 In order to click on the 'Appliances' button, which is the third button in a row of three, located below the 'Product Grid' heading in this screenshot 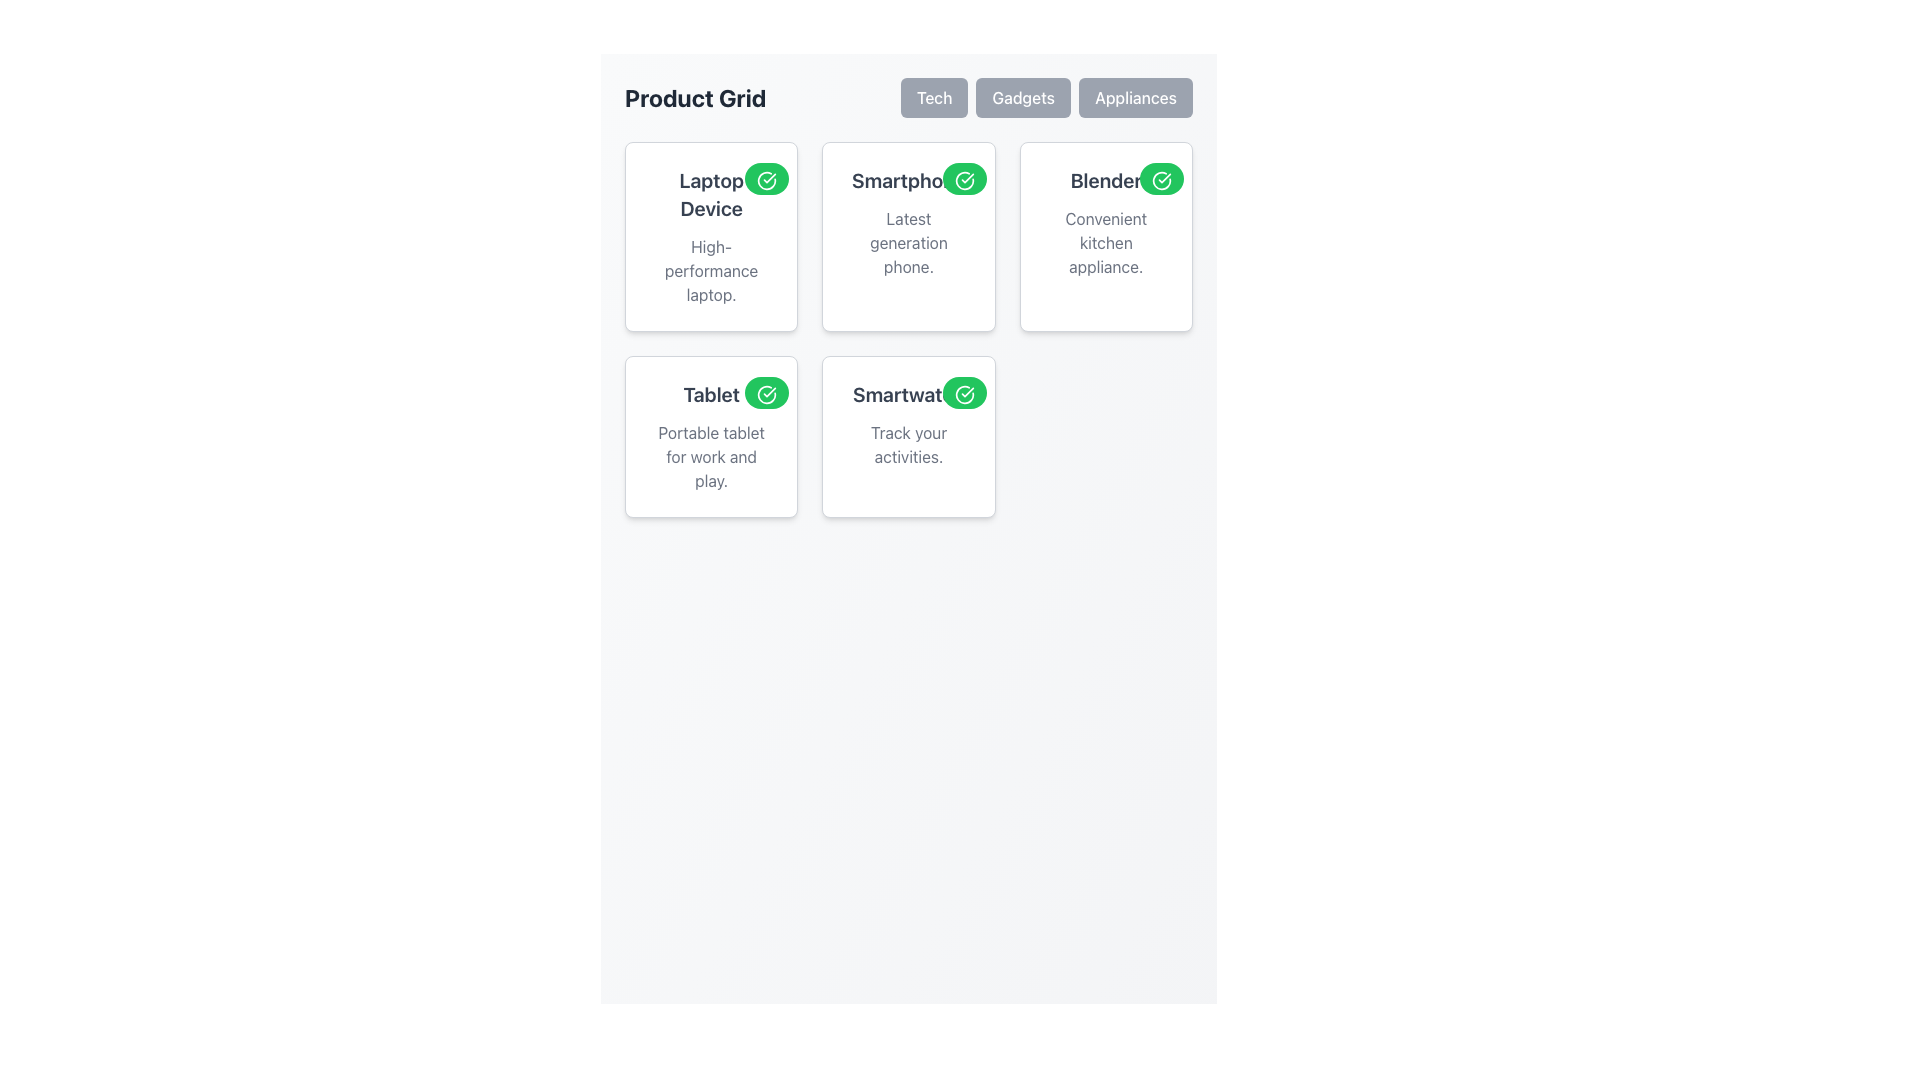, I will do `click(1136, 97)`.